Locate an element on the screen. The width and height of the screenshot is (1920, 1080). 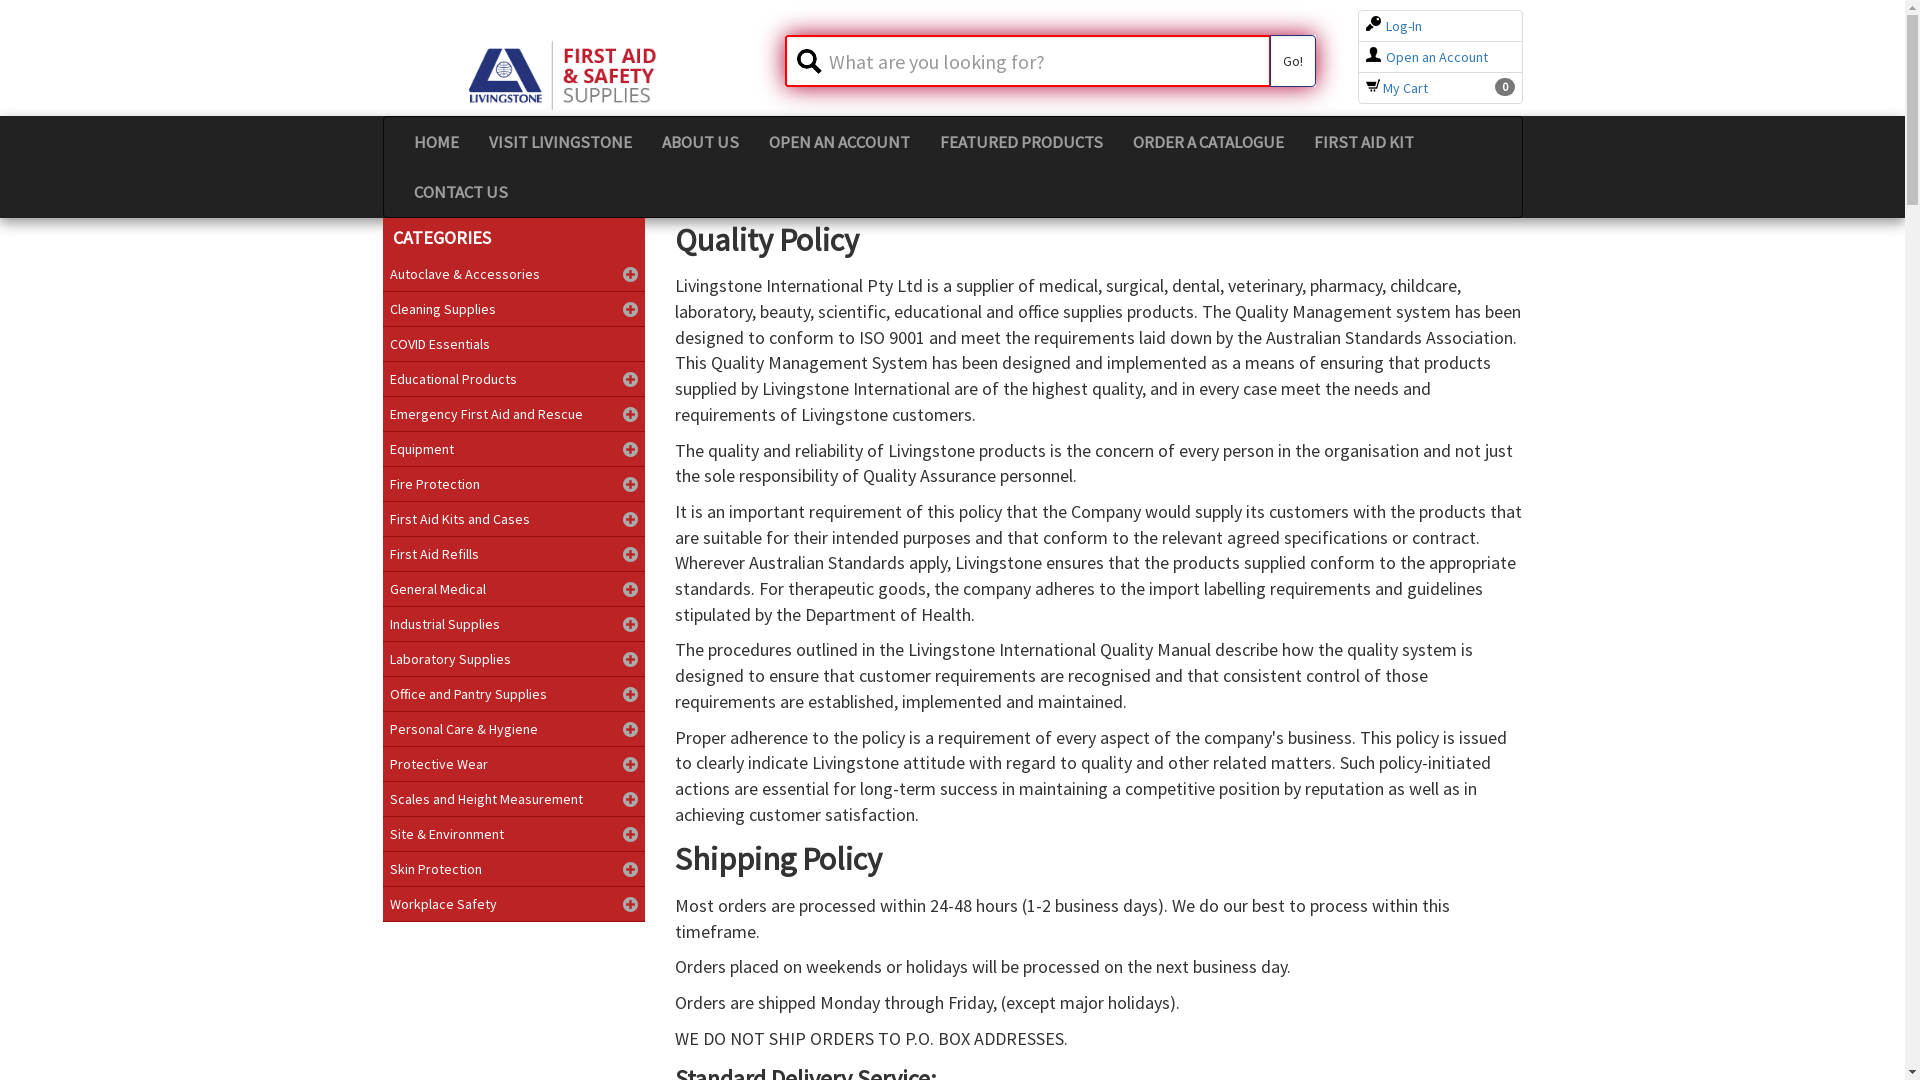
'Workplace Safety' is located at coordinates (513, 903).